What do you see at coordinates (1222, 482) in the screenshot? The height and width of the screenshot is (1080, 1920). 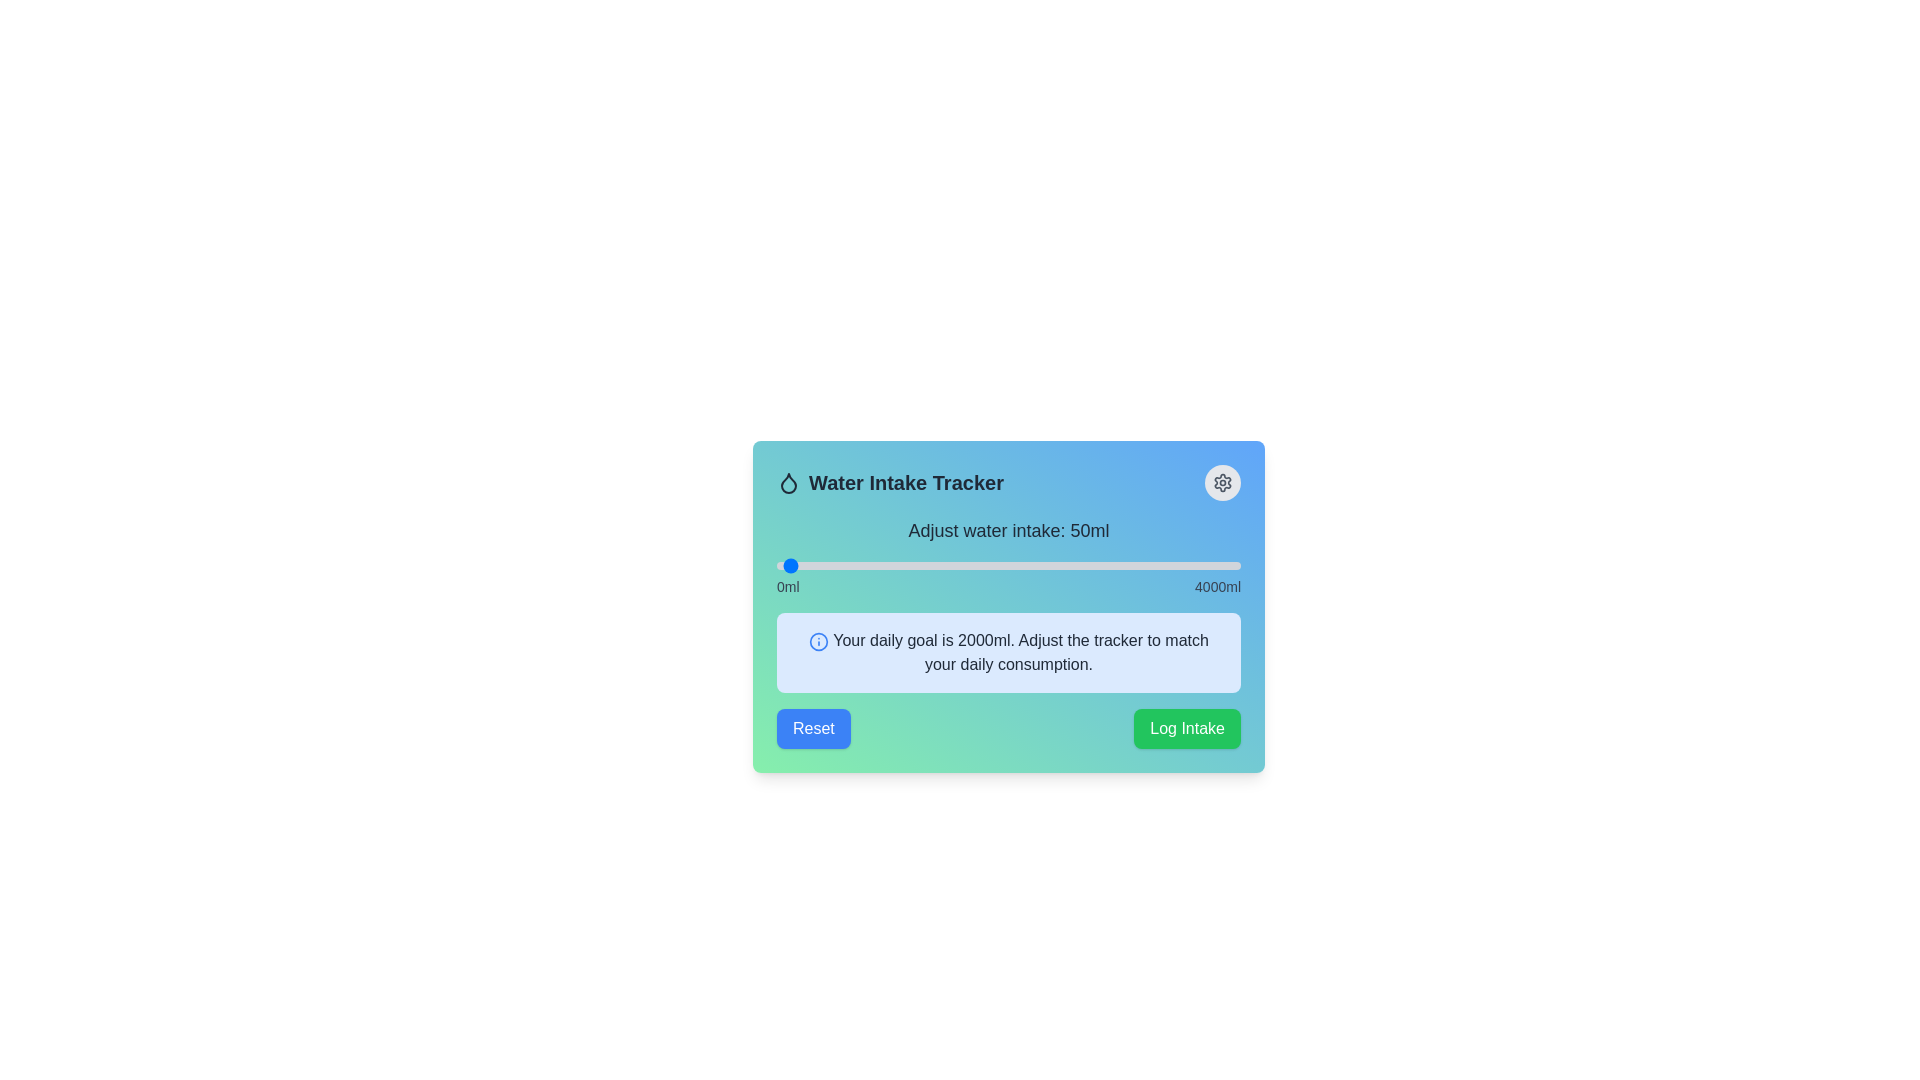 I see `the cogwheel-shaped icon located` at bounding box center [1222, 482].